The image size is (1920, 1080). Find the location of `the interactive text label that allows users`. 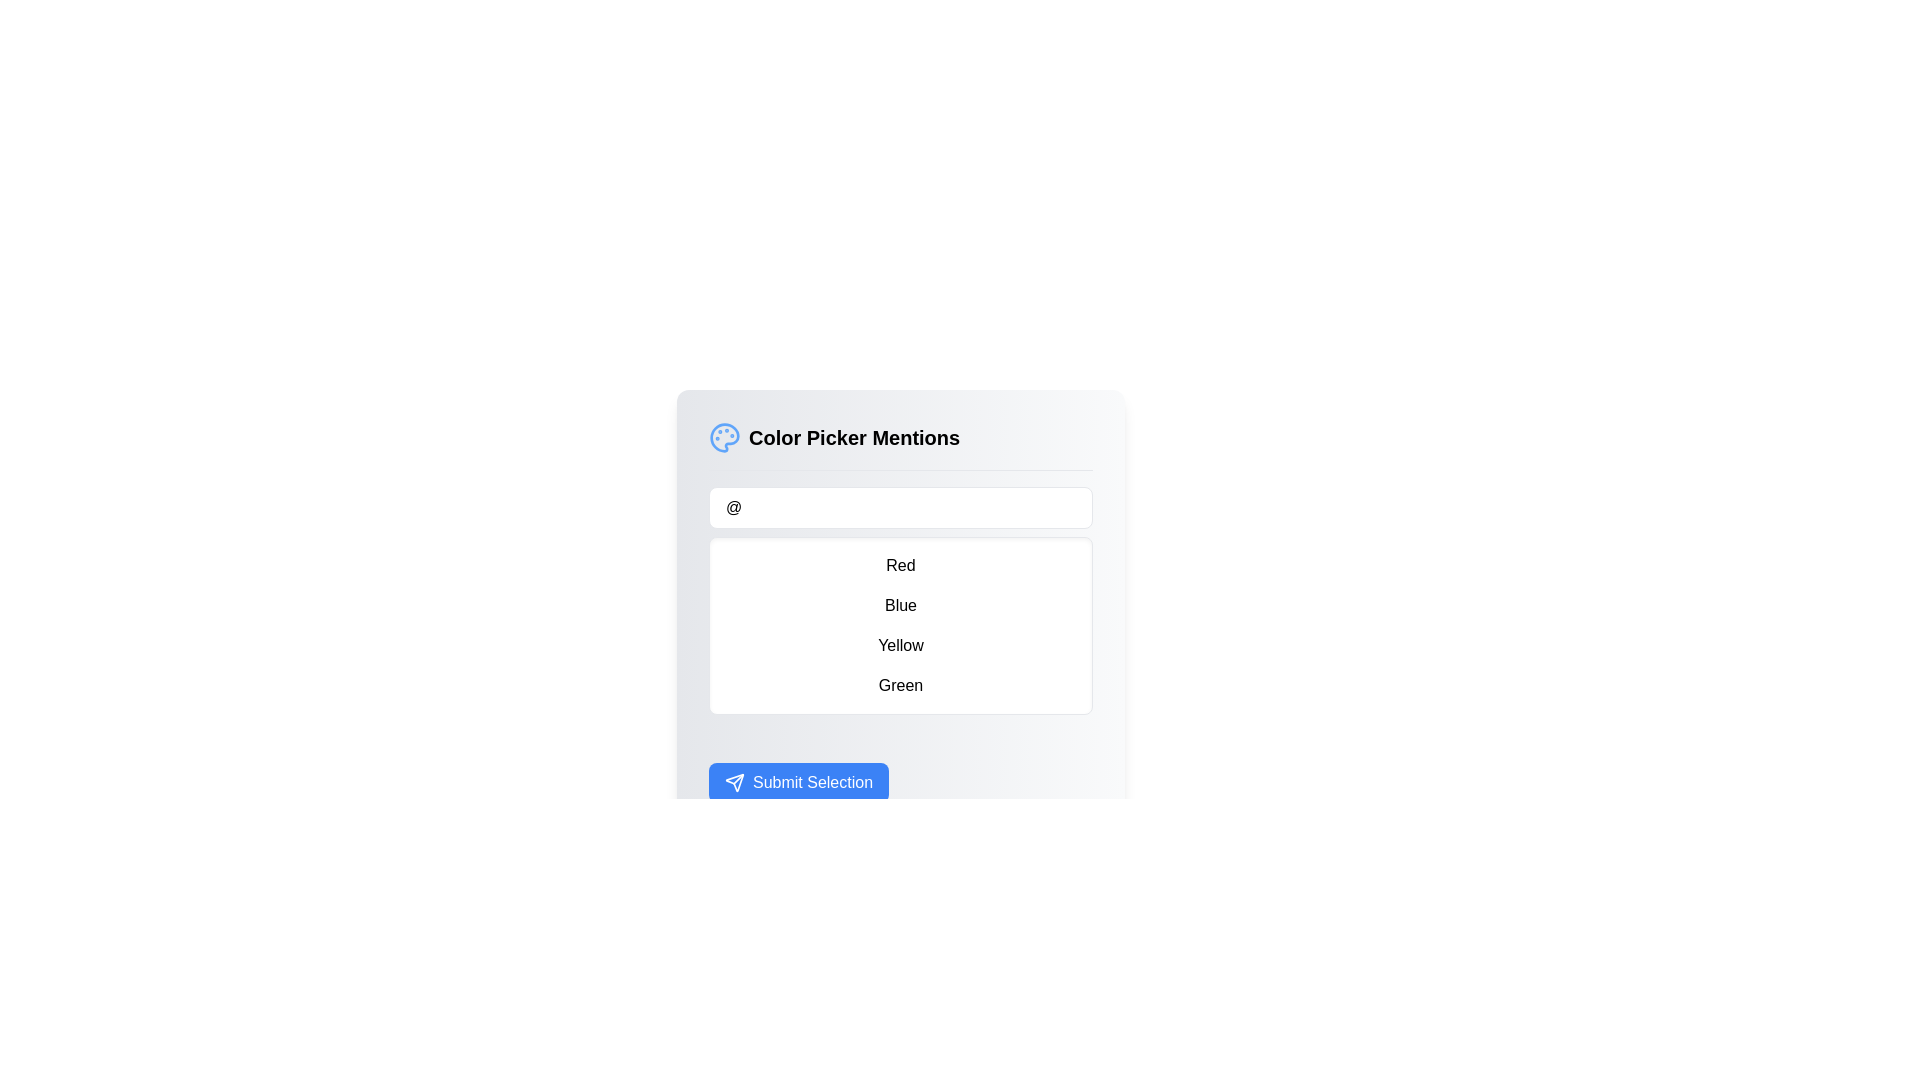

the interactive text label that allows users is located at coordinates (900, 645).